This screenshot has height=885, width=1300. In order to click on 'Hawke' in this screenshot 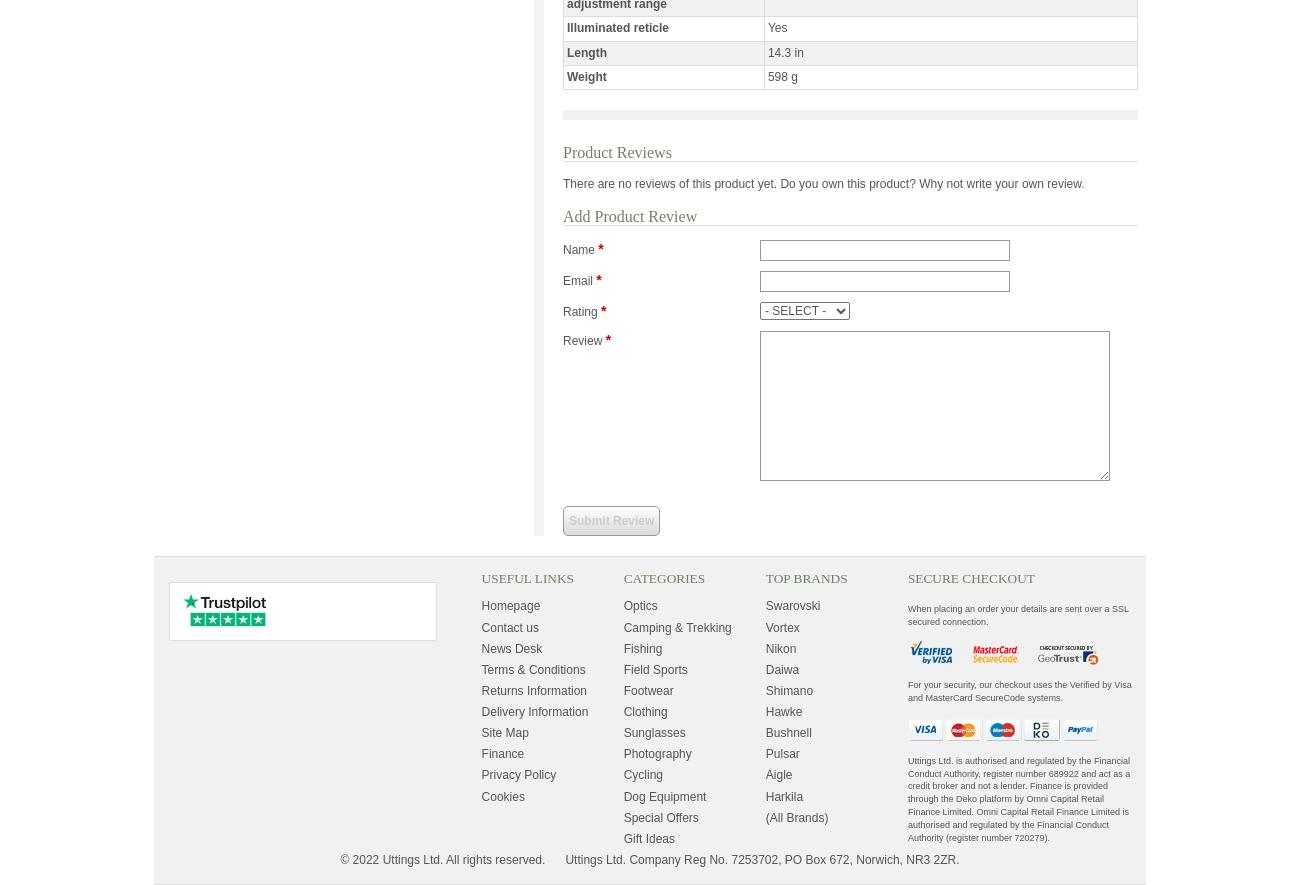, I will do `click(782, 710)`.